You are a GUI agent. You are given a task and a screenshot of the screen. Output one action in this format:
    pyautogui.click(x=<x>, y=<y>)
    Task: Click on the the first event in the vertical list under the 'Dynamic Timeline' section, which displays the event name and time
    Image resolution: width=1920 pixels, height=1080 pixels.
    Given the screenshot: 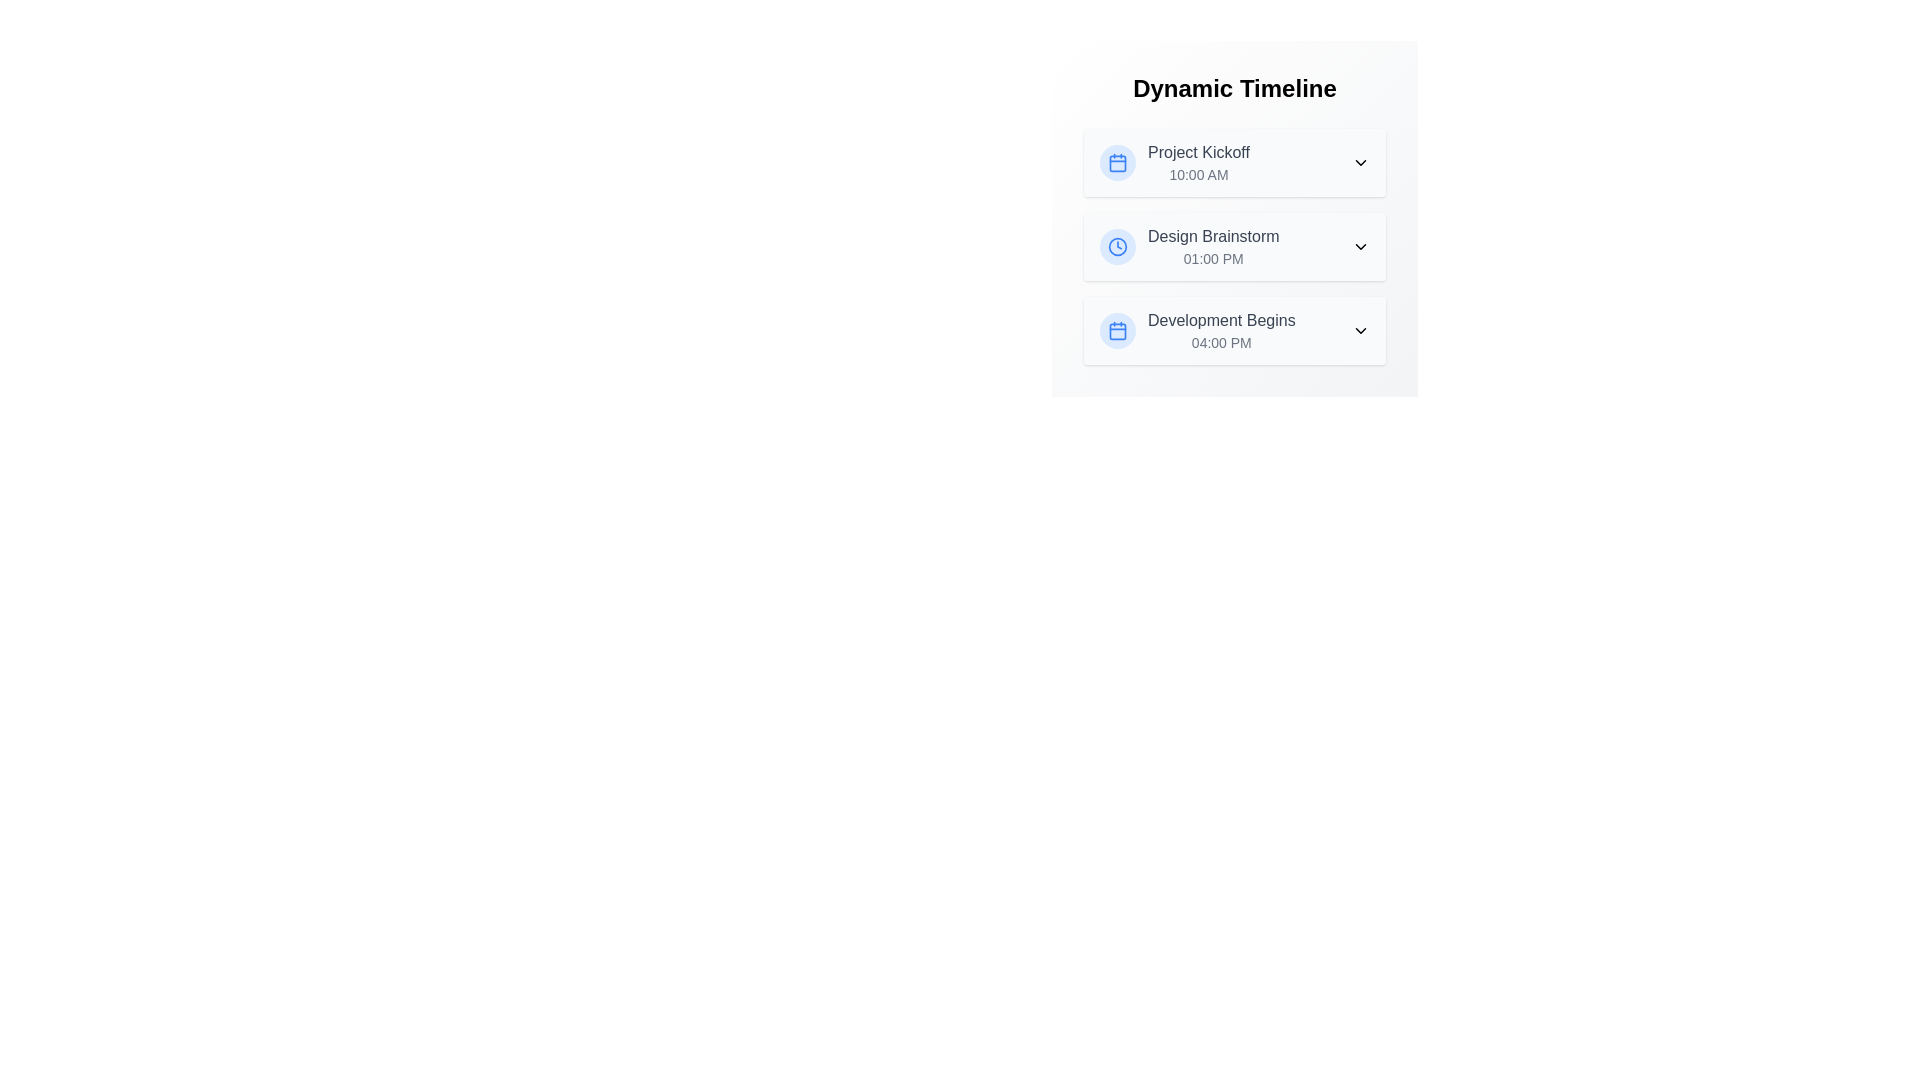 What is the action you would take?
    pyautogui.click(x=1175, y=161)
    